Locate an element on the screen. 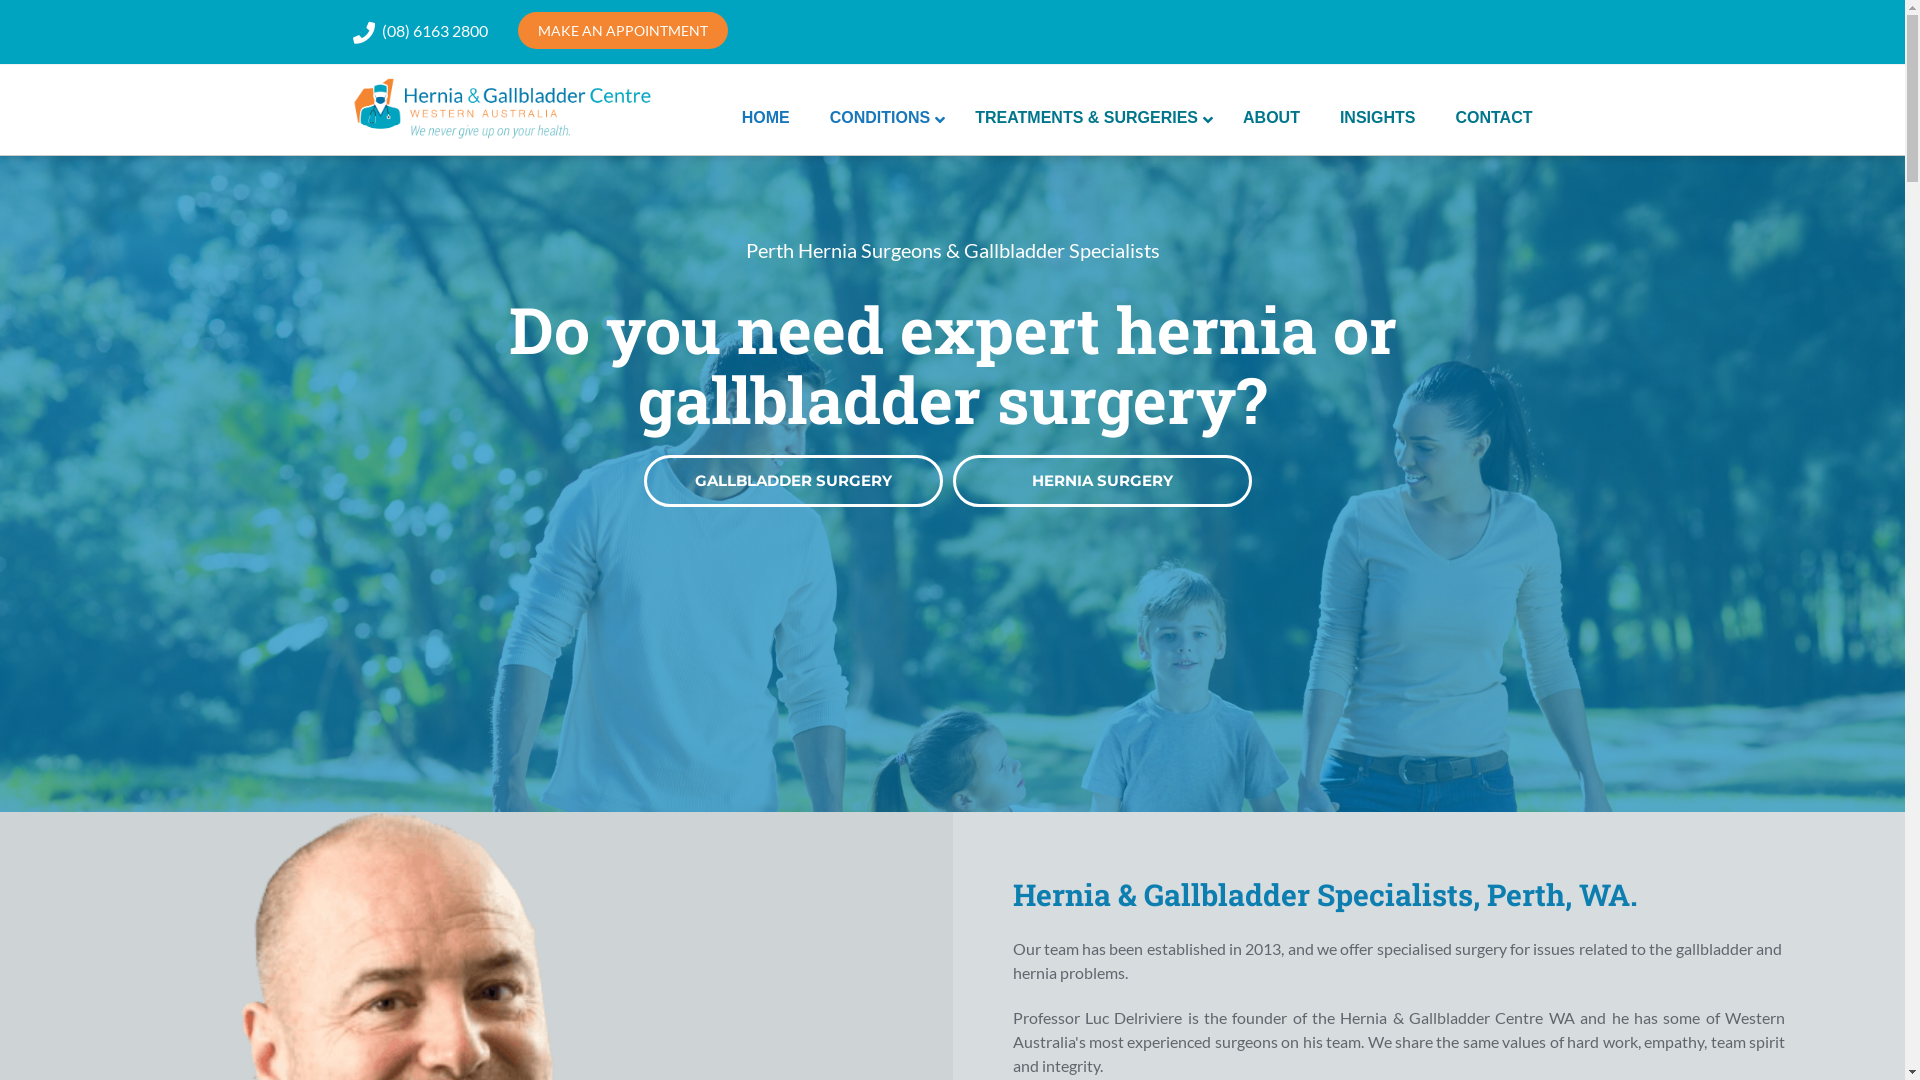 The image size is (1920, 1080). 'MAKE AN APPOINTMENT' is located at coordinates (518, 30).